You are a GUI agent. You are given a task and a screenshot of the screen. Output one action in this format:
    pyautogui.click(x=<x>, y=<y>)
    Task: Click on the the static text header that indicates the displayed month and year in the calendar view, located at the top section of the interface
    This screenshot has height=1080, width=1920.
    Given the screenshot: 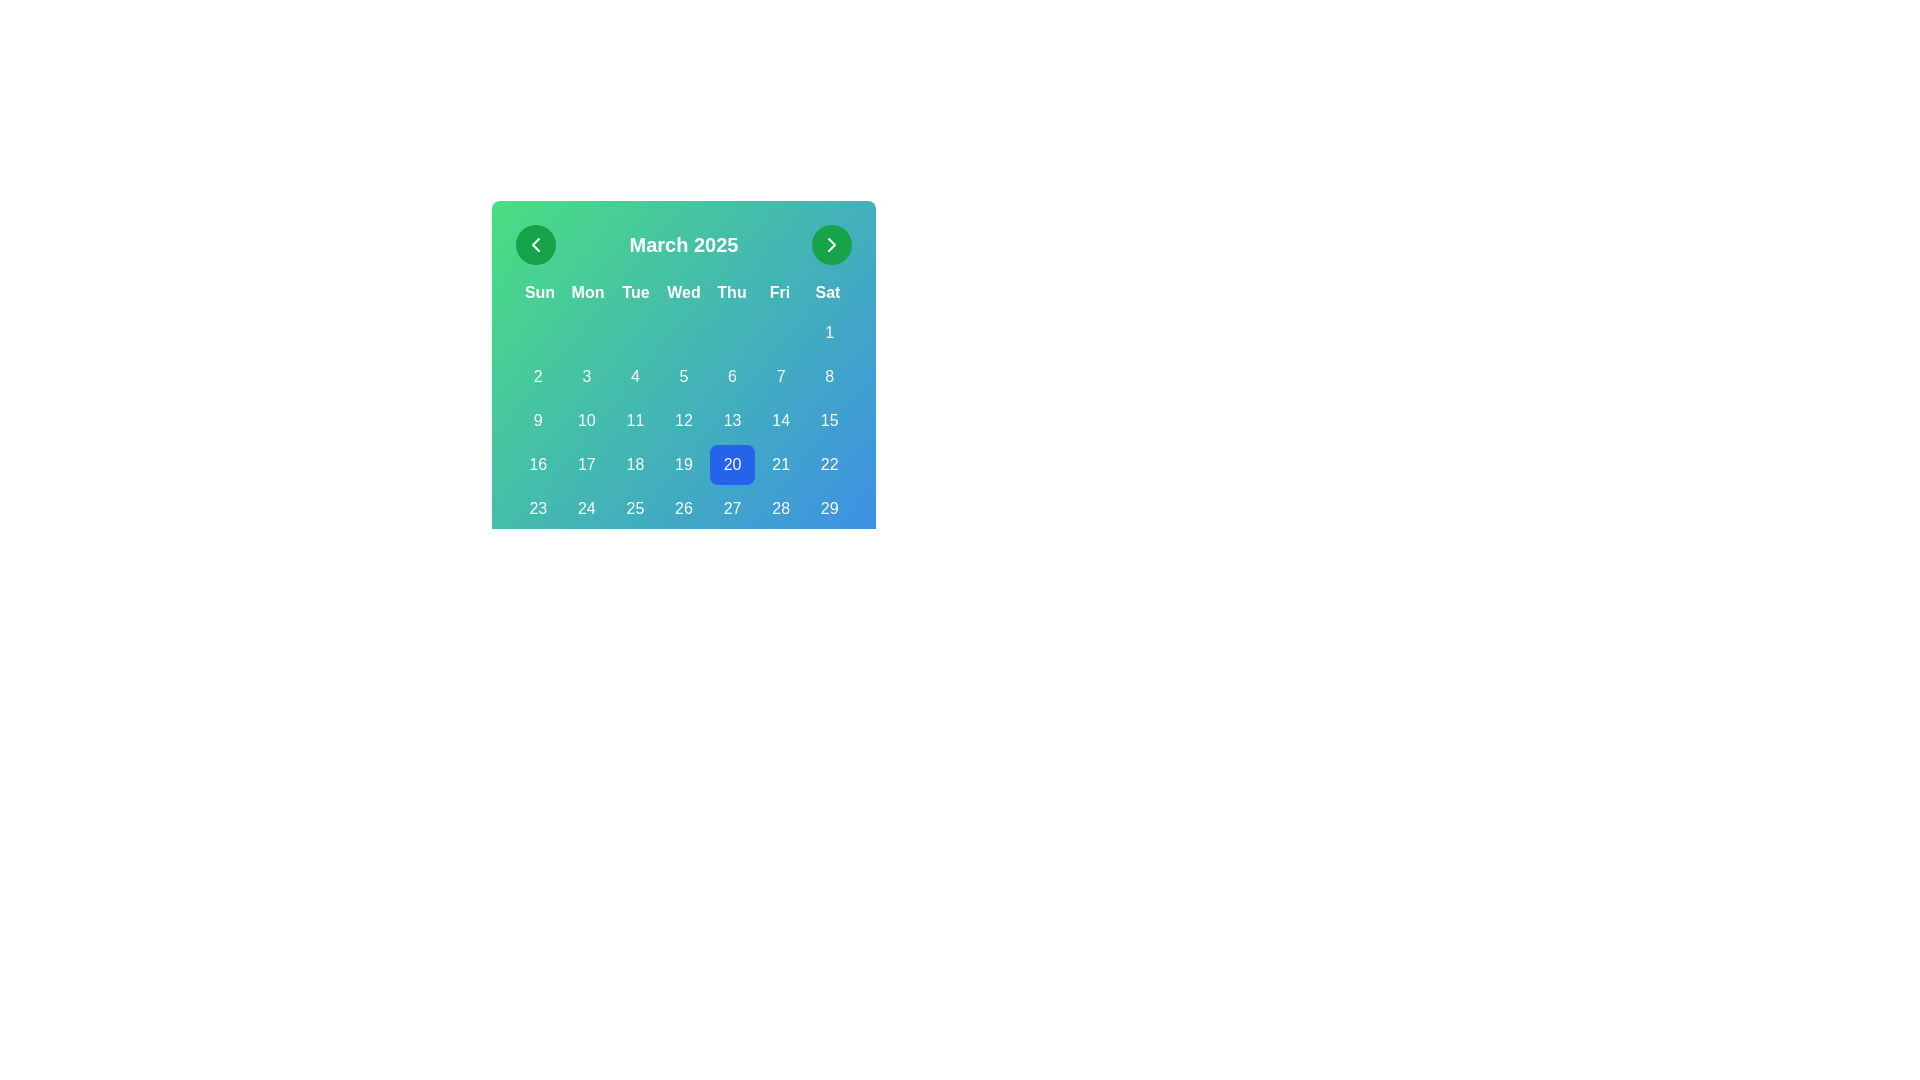 What is the action you would take?
    pyautogui.click(x=684, y=244)
    